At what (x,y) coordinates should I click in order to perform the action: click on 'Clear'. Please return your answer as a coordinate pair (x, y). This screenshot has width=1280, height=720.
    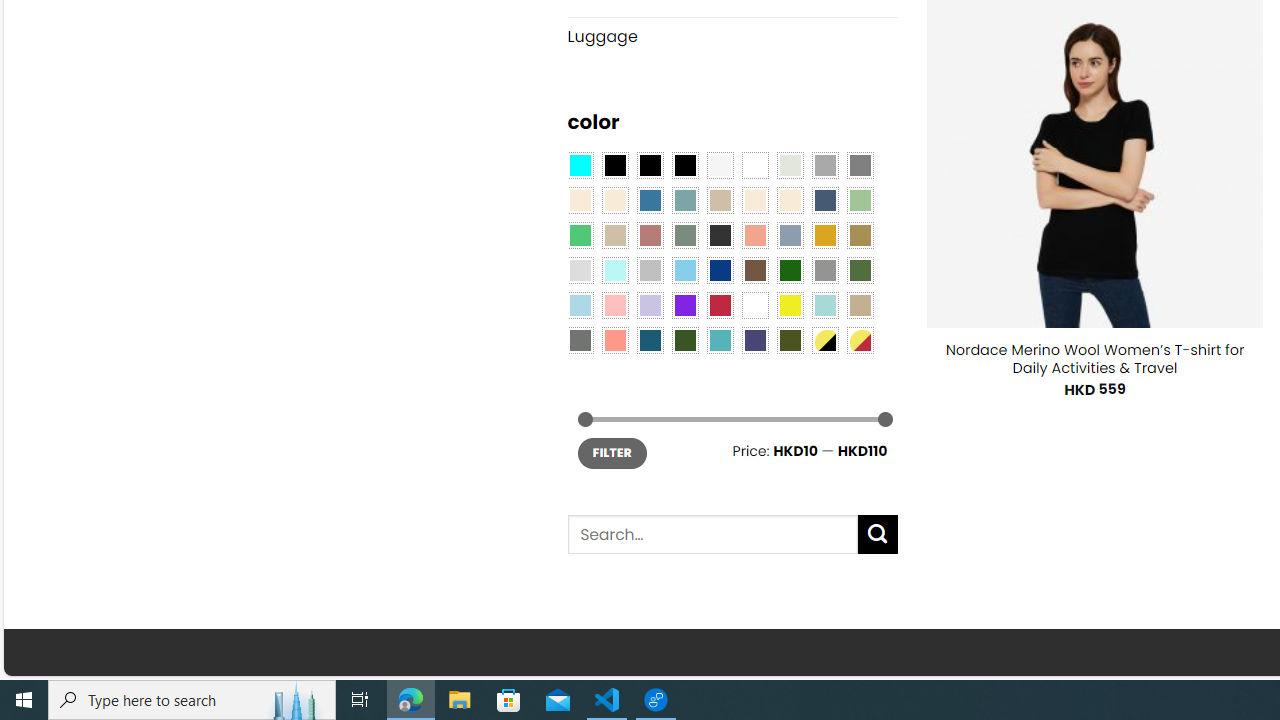
    Looking at the image, I should click on (754, 163).